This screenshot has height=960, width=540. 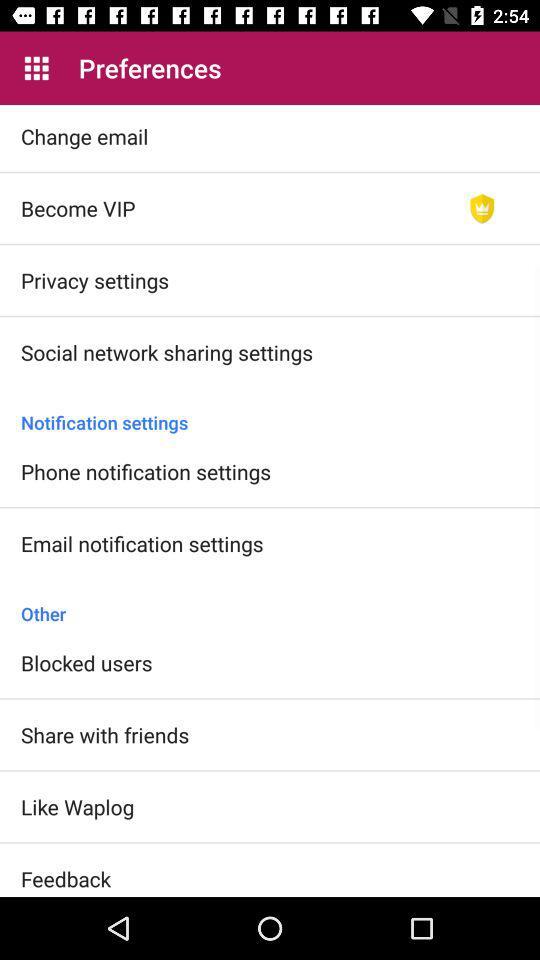 What do you see at coordinates (36, 68) in the screenshot?
I see `app to the left of preferences item` at bounding box center [36, 68].